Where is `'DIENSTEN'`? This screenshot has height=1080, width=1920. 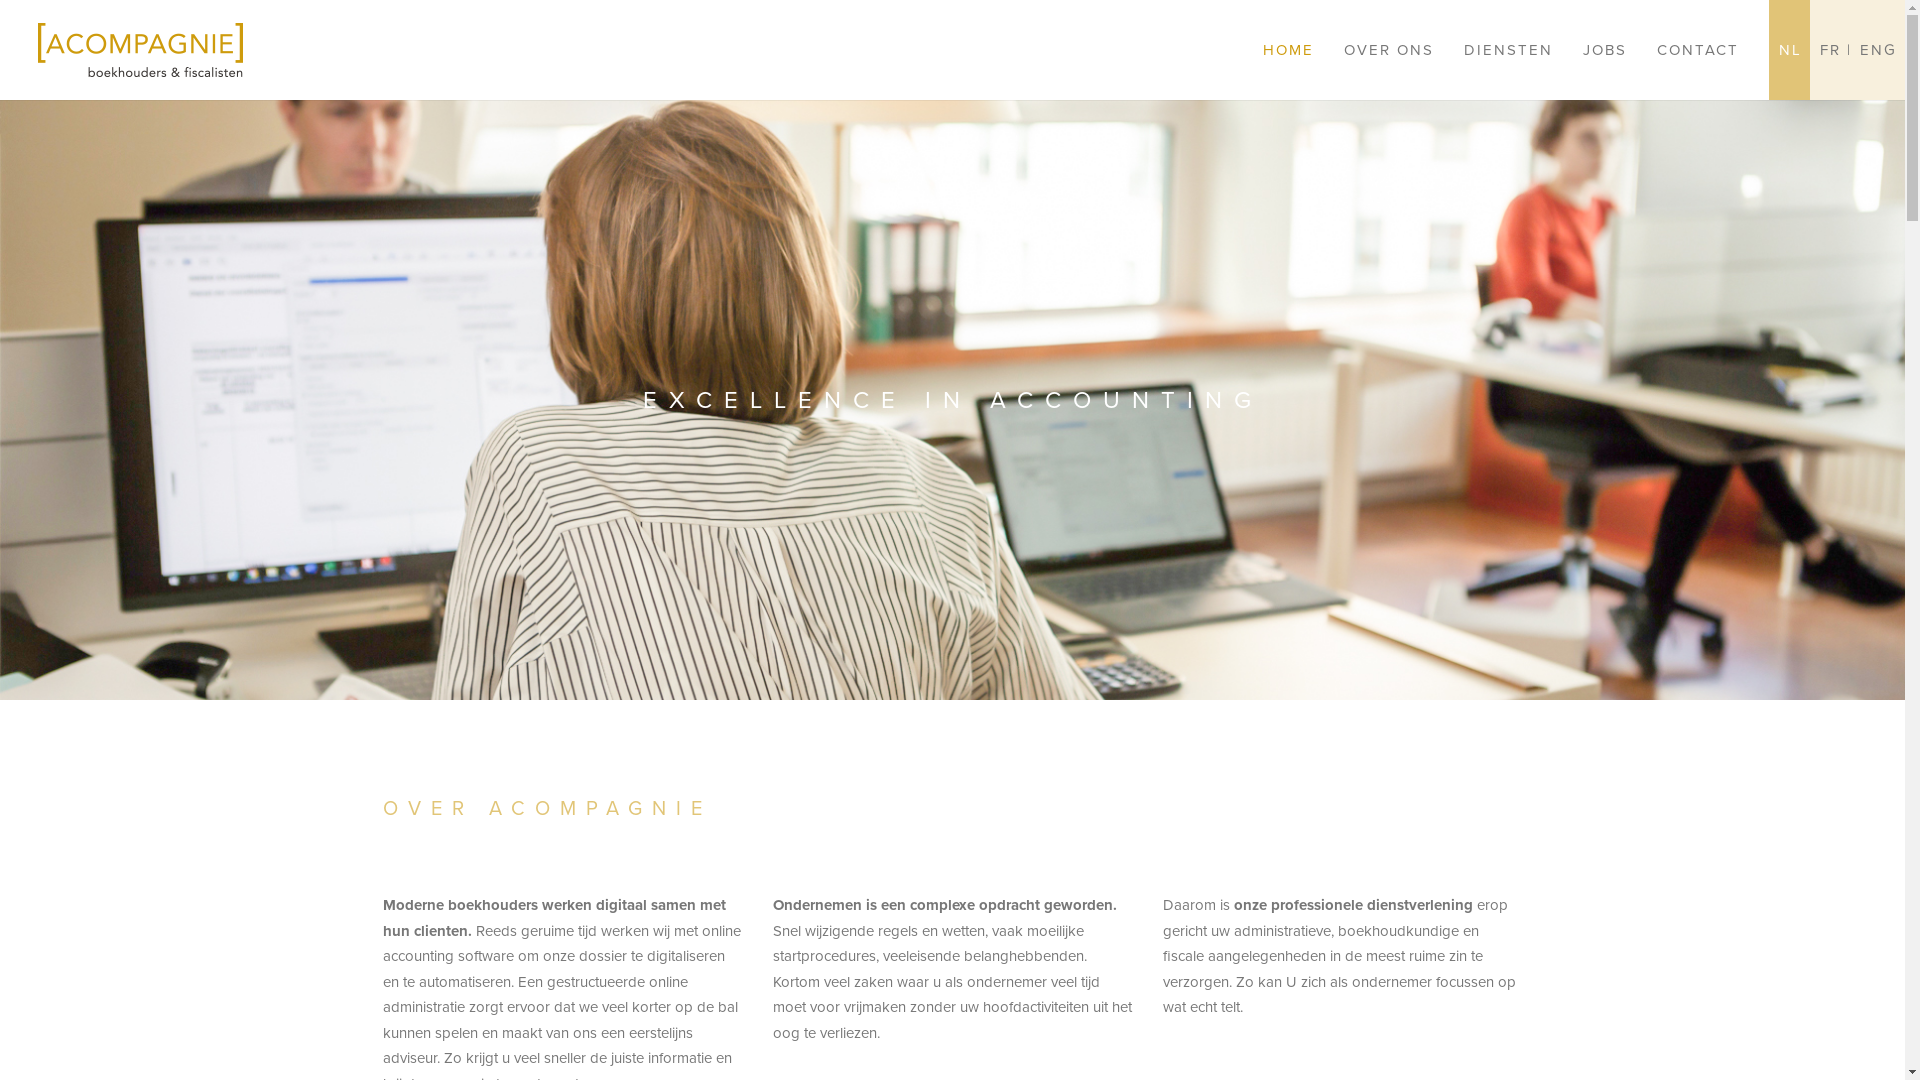
'DIENSTEN' is located at coordinates (1508, 49).